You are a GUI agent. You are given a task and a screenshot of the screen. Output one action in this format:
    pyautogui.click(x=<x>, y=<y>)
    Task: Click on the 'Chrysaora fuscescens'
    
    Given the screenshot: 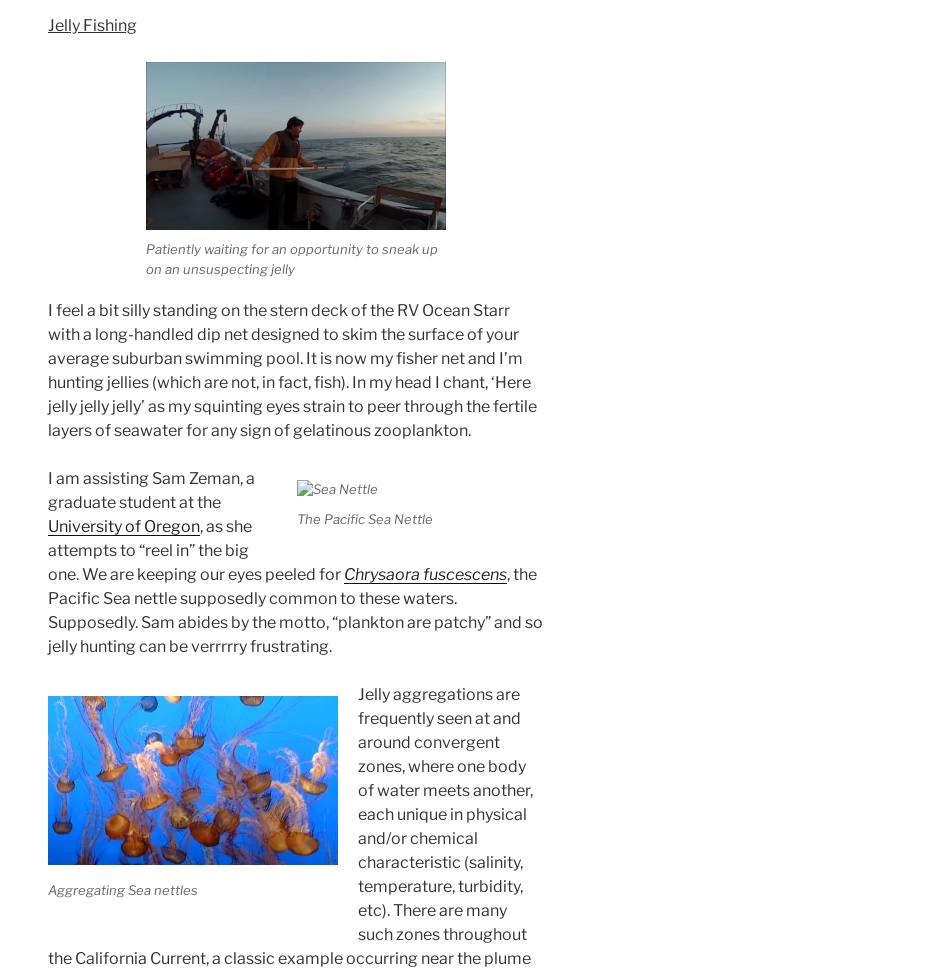 What is the action you would take?
    pyautogui.click(x=424, y=572)
    